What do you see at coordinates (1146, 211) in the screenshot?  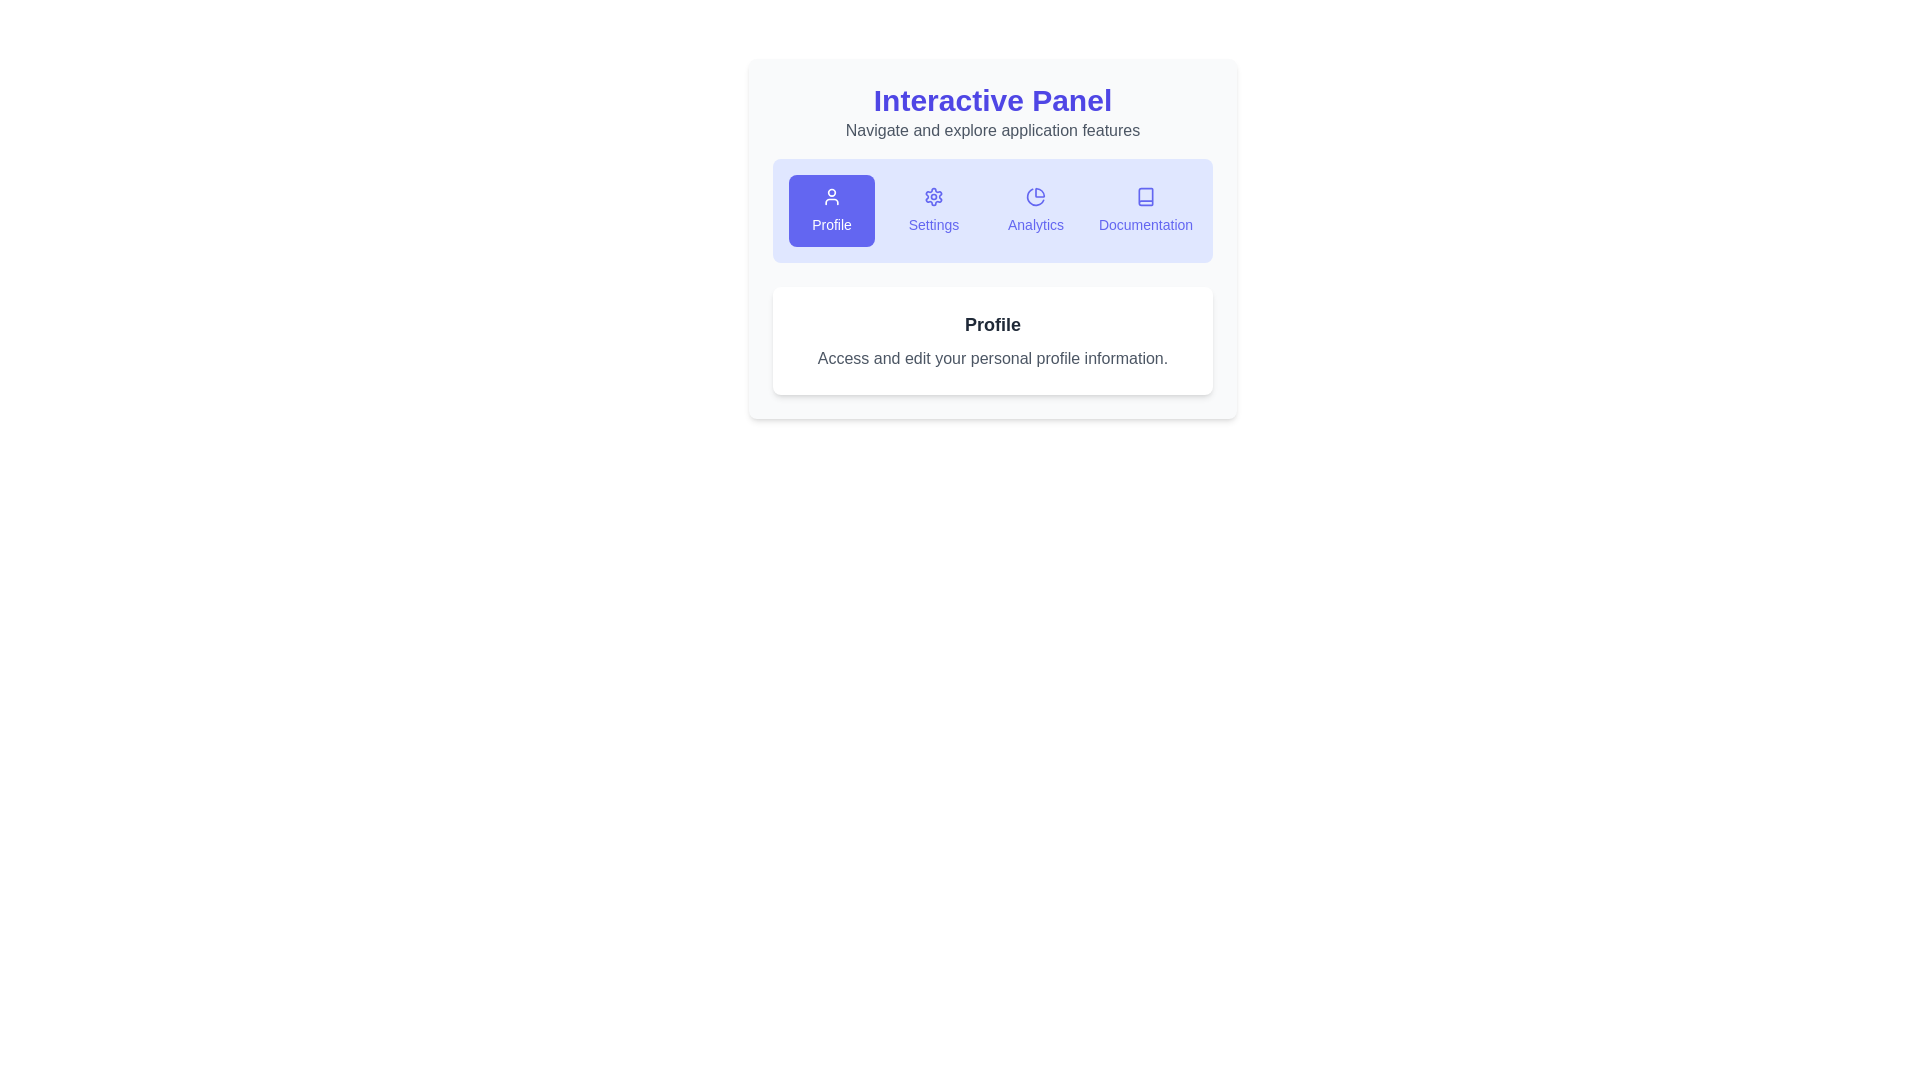 I see `the fourth button in the horizontal row, located to the right of the 'Analytics' button` at bounding box center [1146, 211].